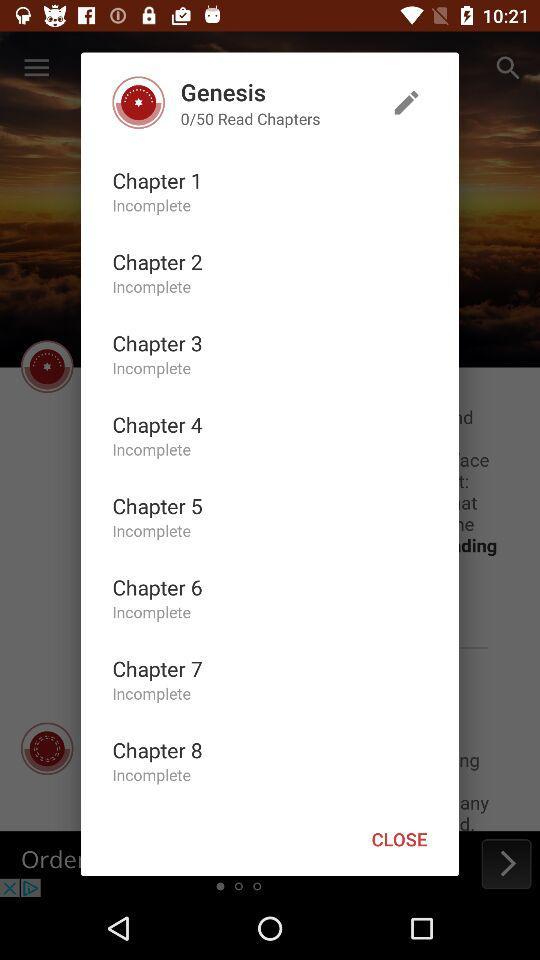  Describe the element at coordinates (405, 102) in the screenshot. I see `item next to genesis item` at that location.